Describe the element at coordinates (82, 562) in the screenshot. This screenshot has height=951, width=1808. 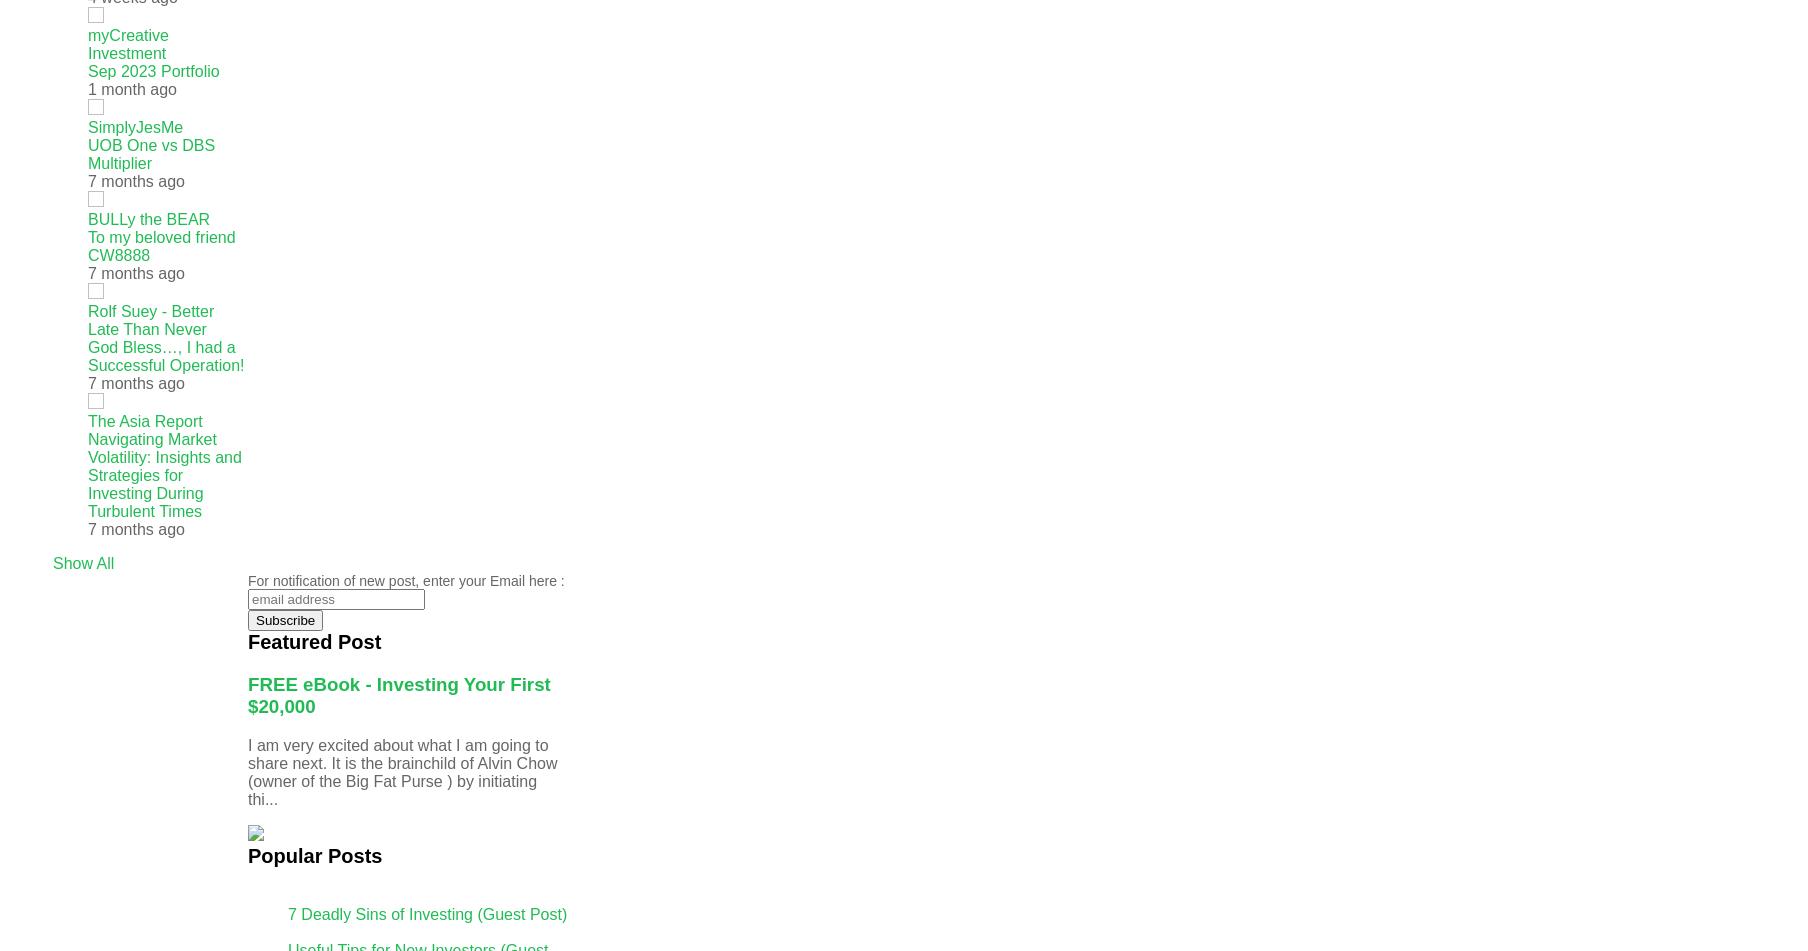
I see `'Show All'` at that location.